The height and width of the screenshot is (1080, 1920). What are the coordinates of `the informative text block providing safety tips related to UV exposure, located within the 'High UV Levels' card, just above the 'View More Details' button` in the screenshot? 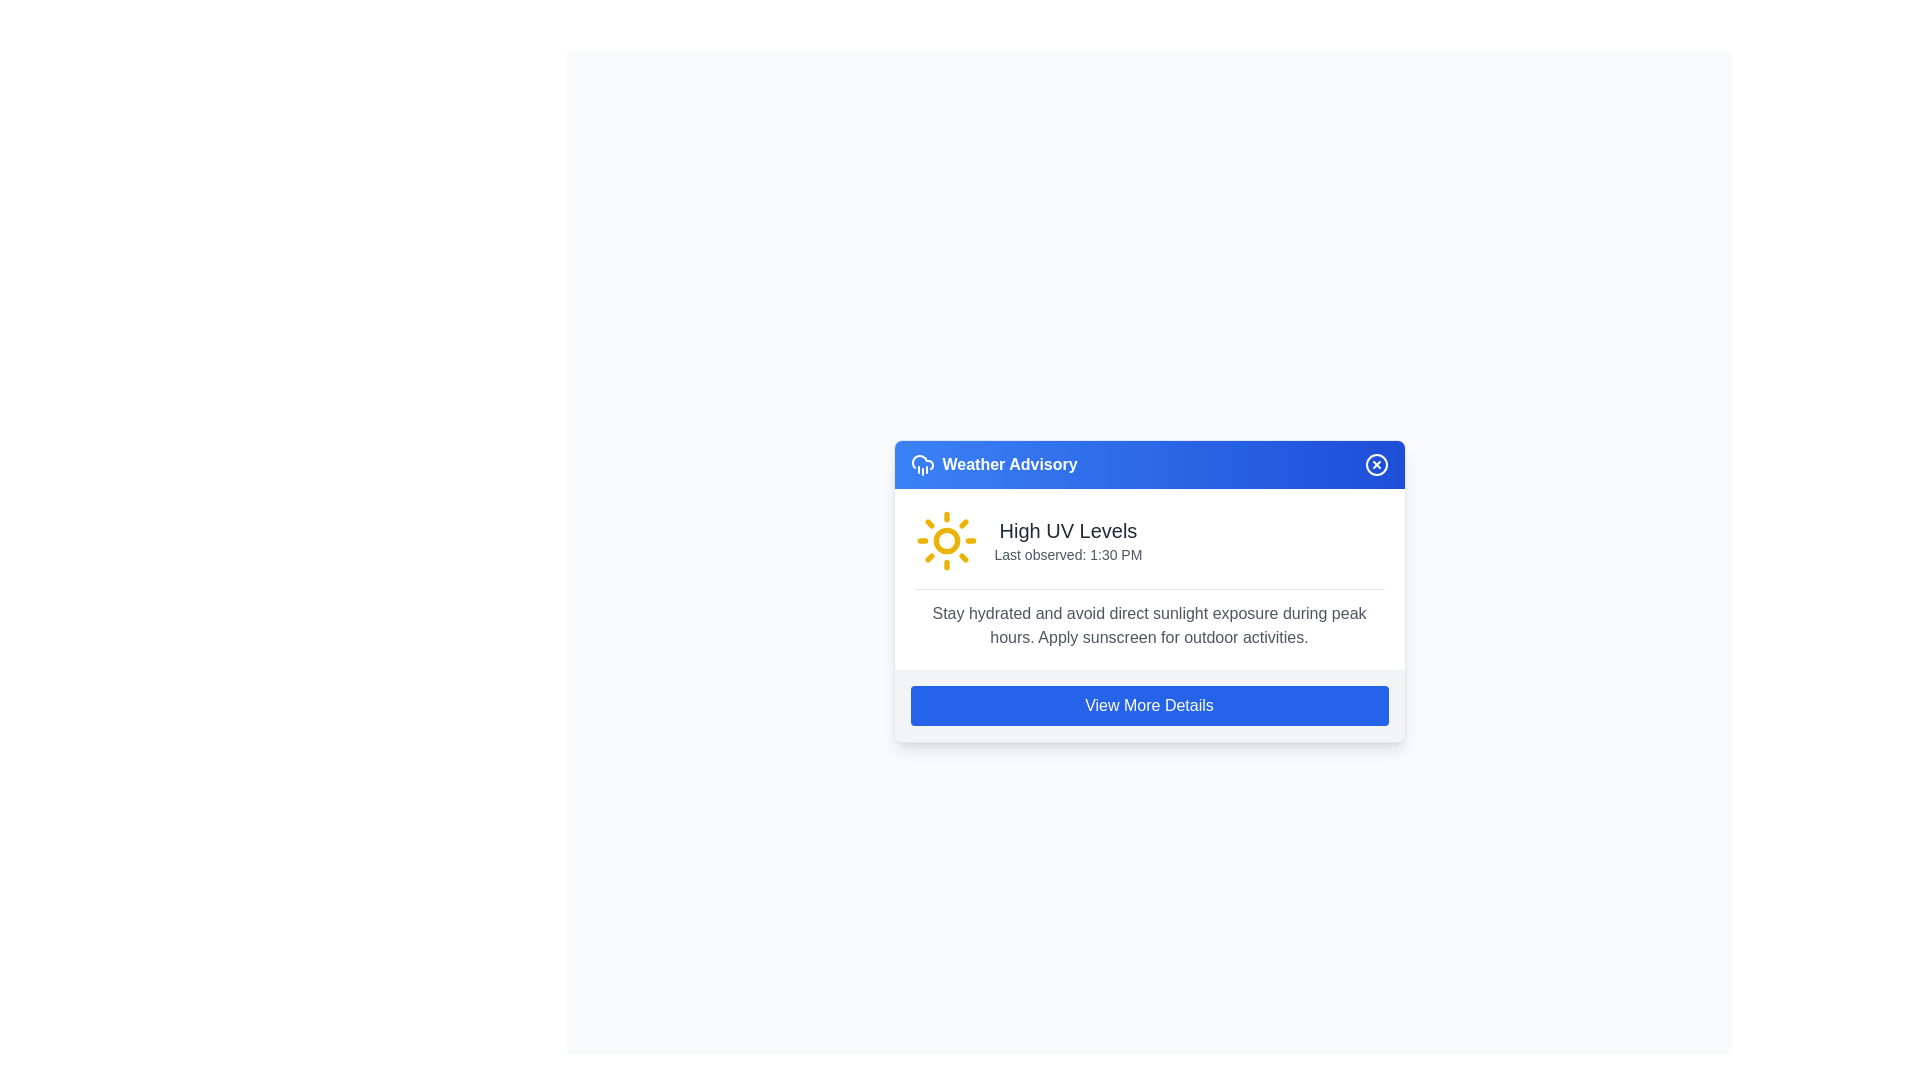 It's located at (1149, 617).